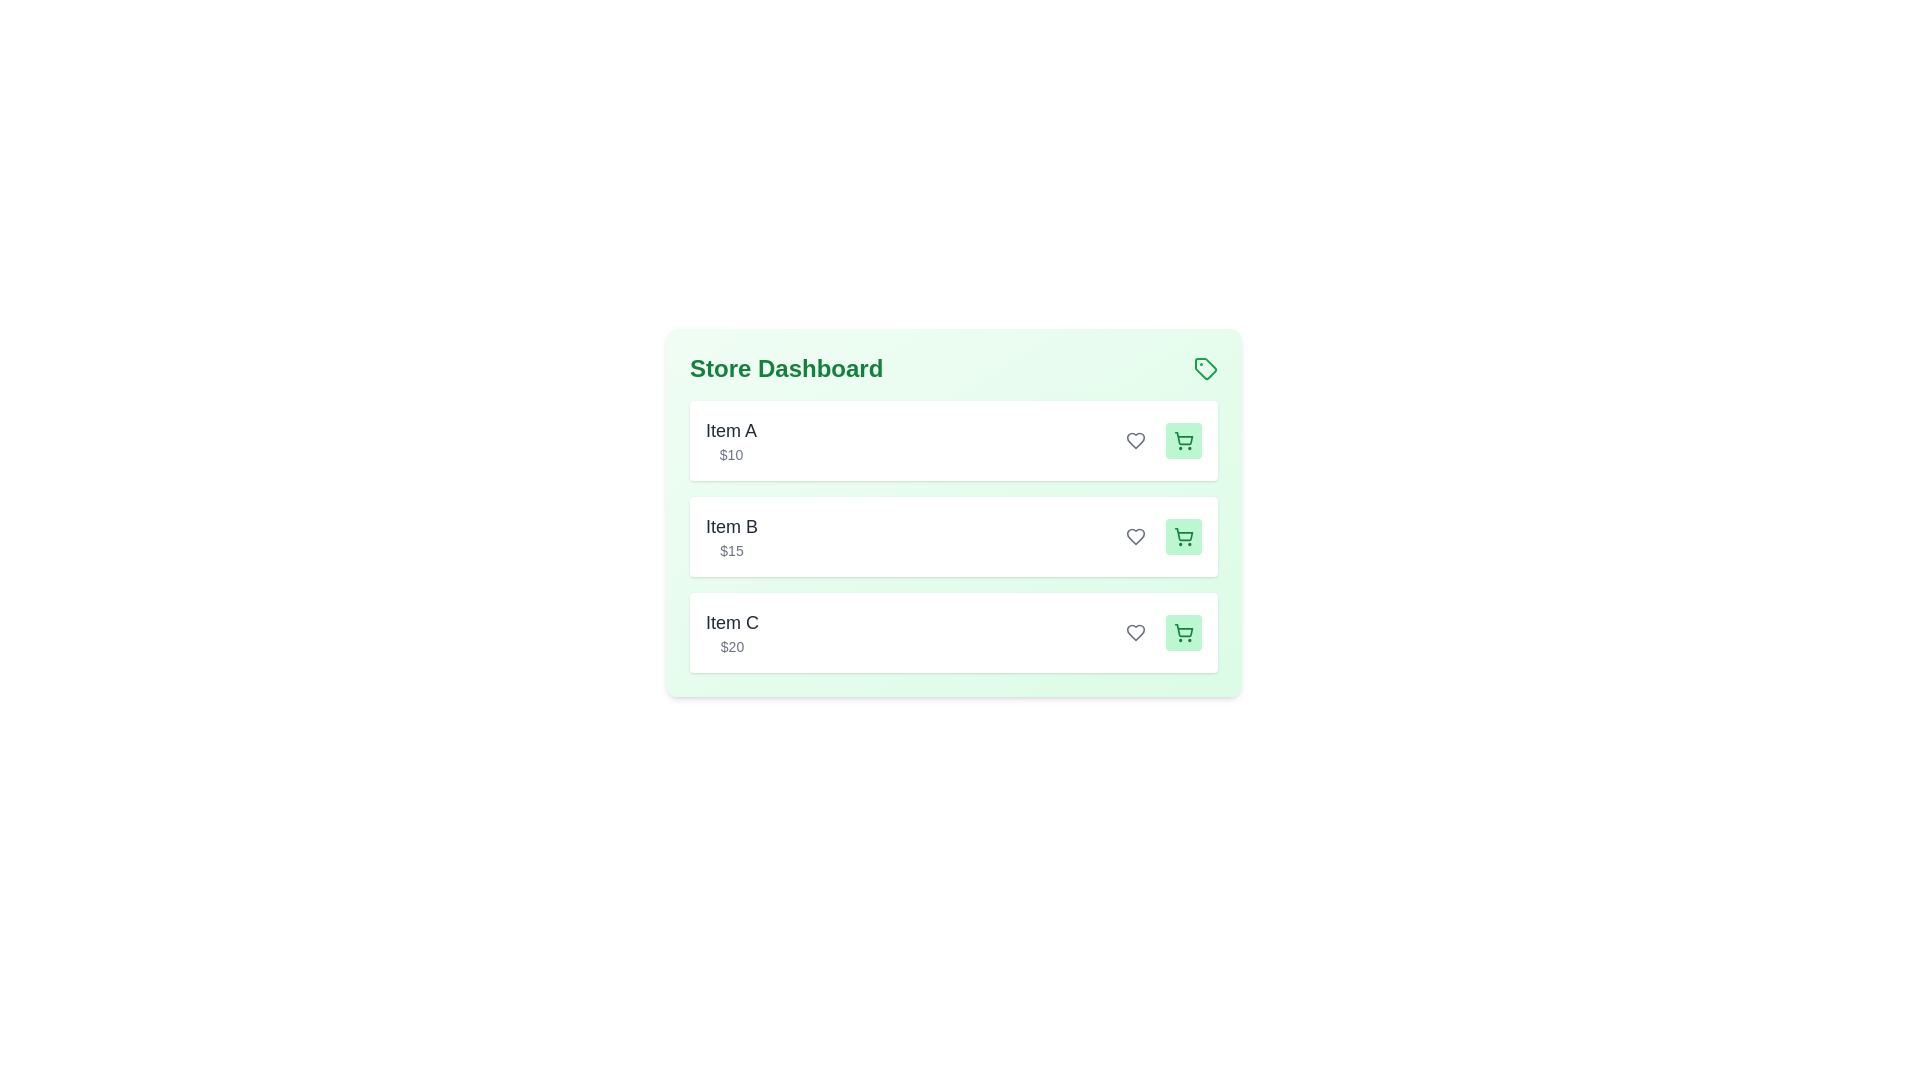 The width and height of the screenshot is (1920, 1080). I want to click on the tag-shaped icon located in the top-right corner of the 'Store Dashboard' section, to the right of the title, so click(1204, 369).